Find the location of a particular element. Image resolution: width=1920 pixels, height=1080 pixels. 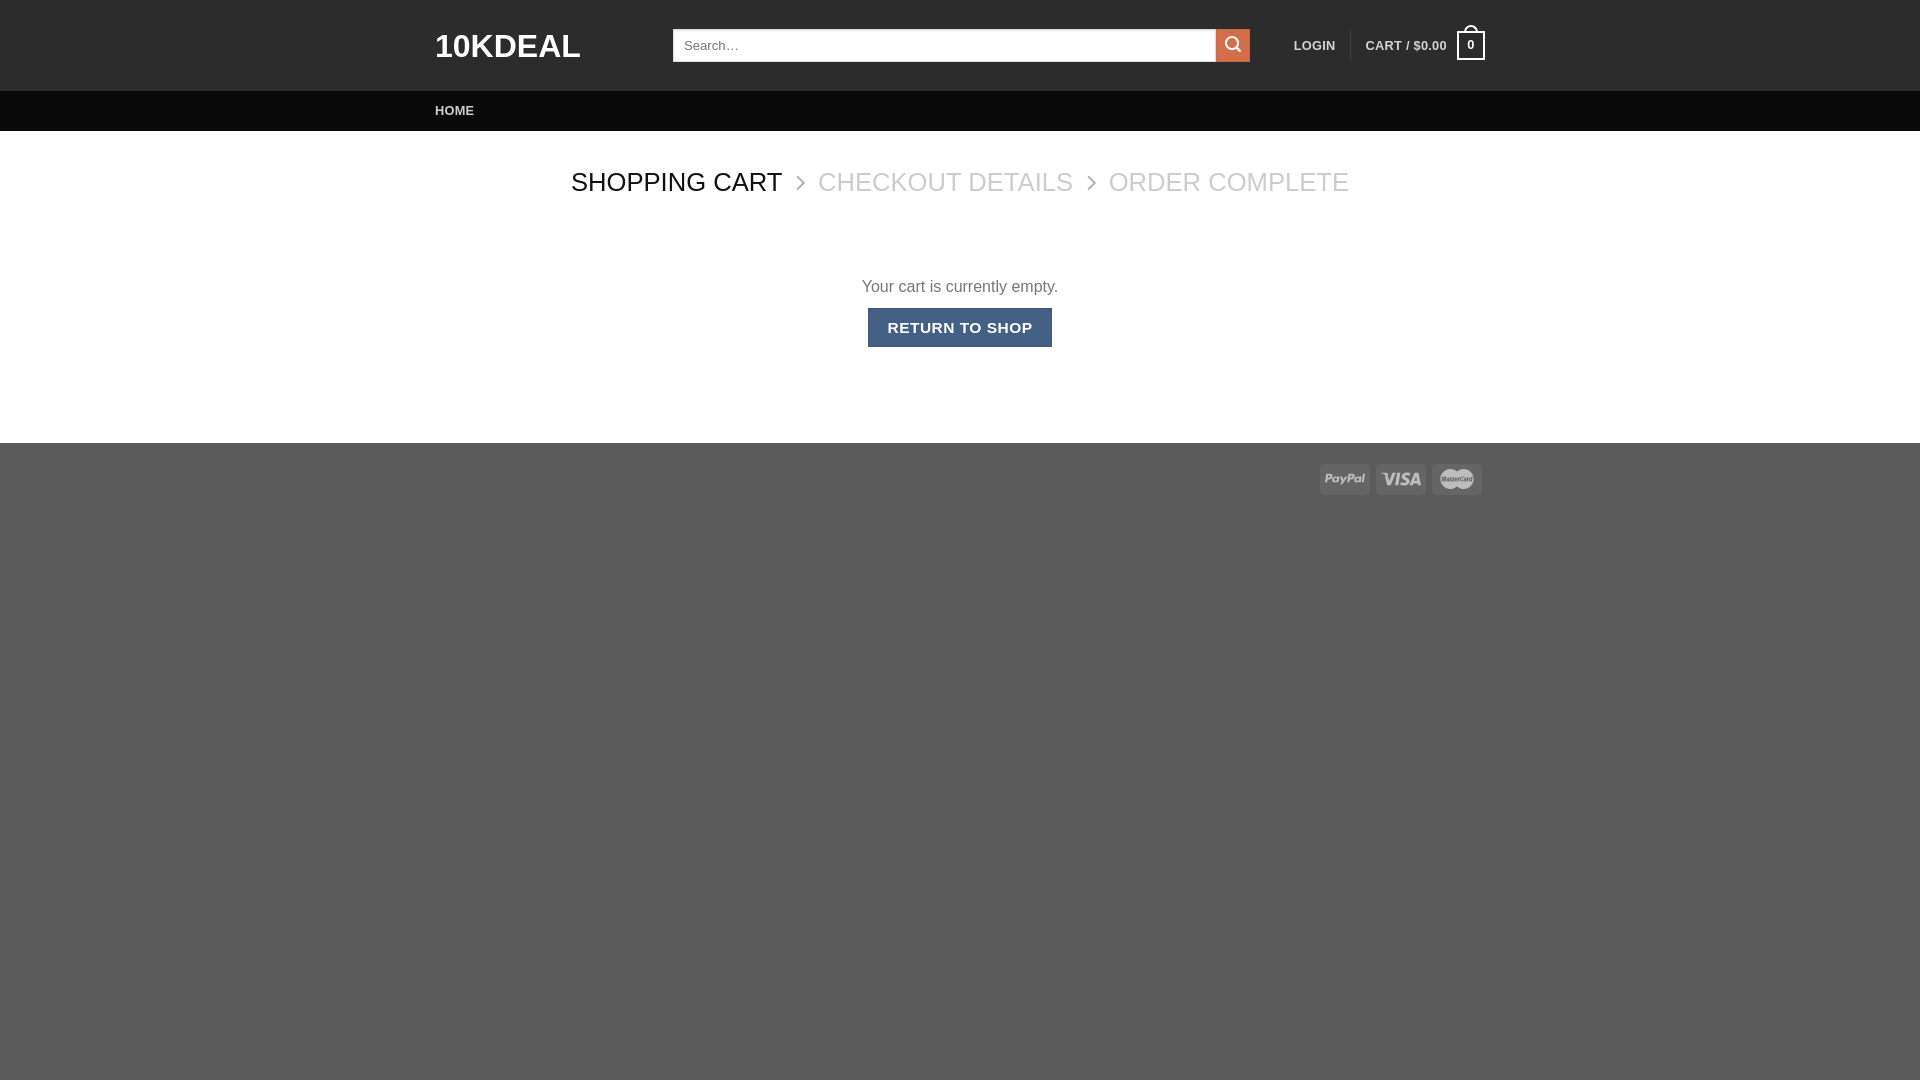

'CART / $0.00 is located at coordinates (1424, 45).